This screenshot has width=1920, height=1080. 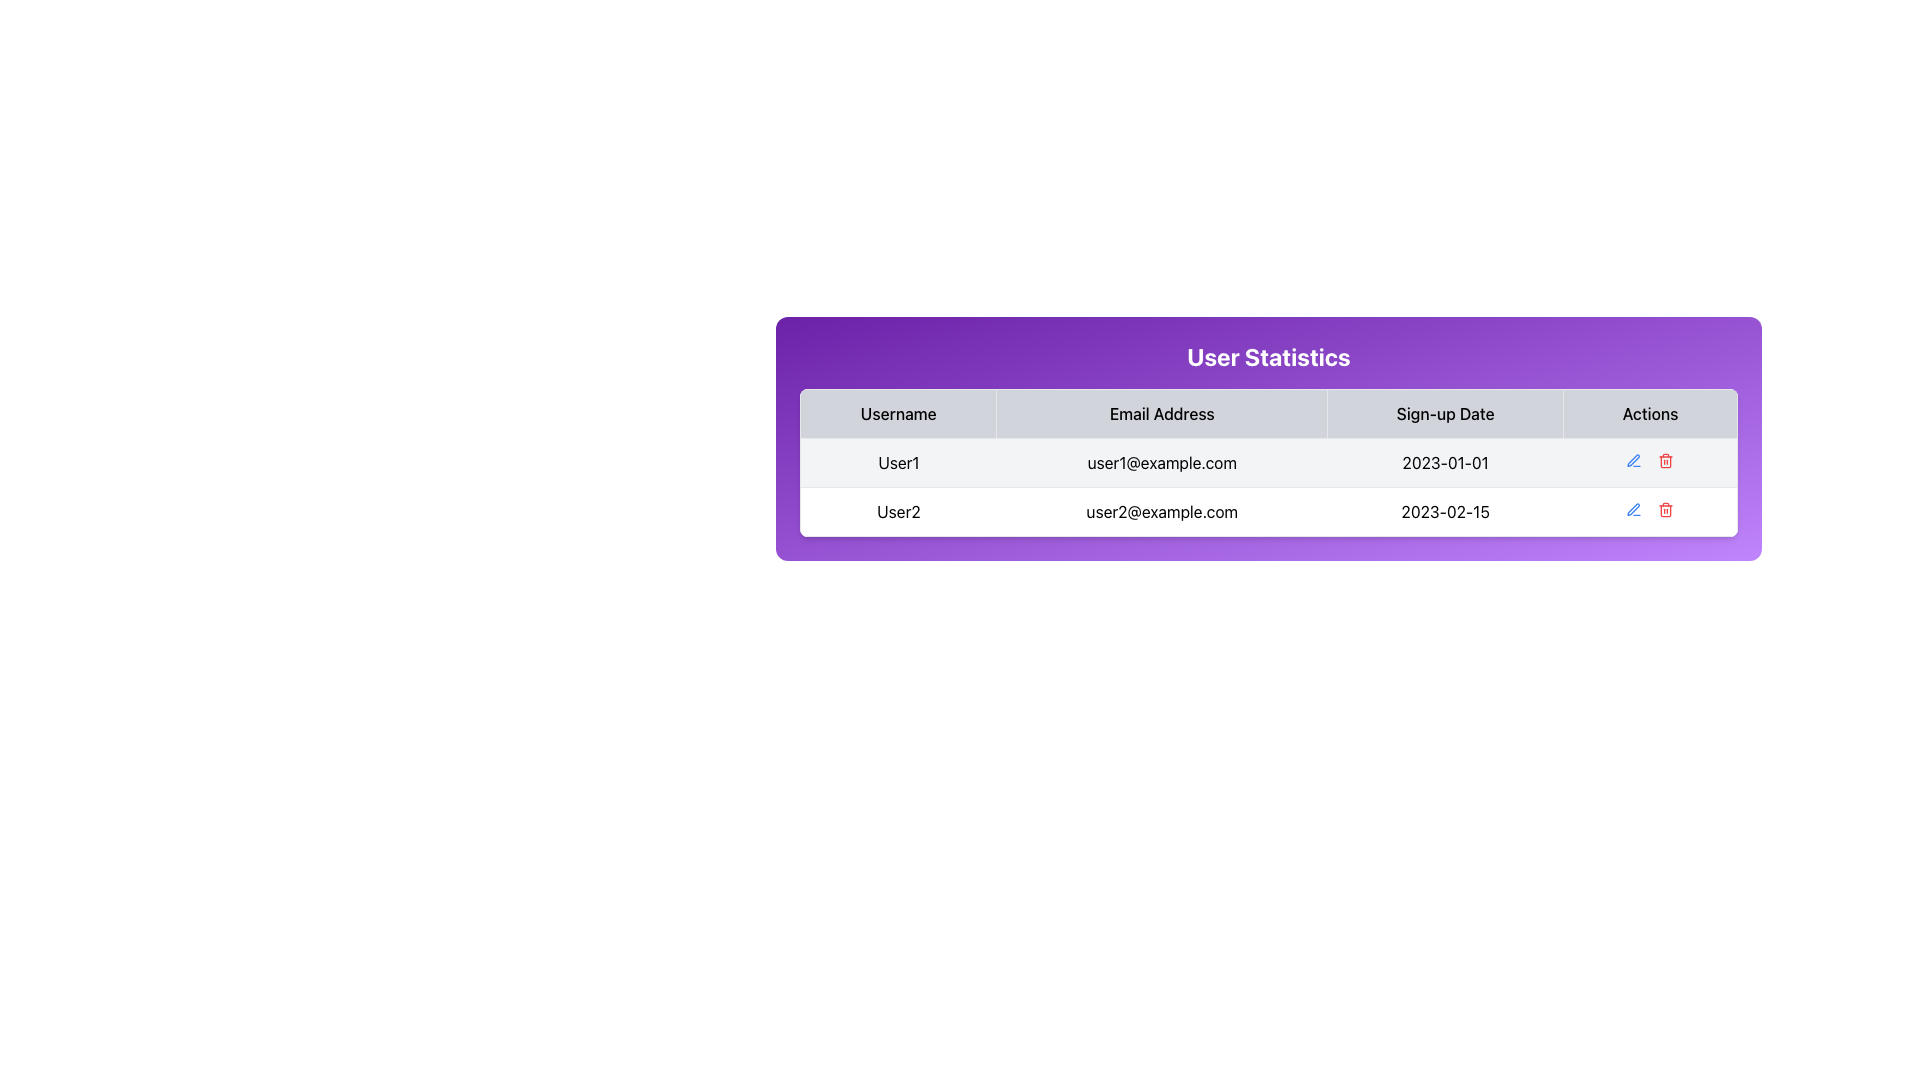 I want to click on the 'Username' Table Header Cell, so click(x=897, y=412).